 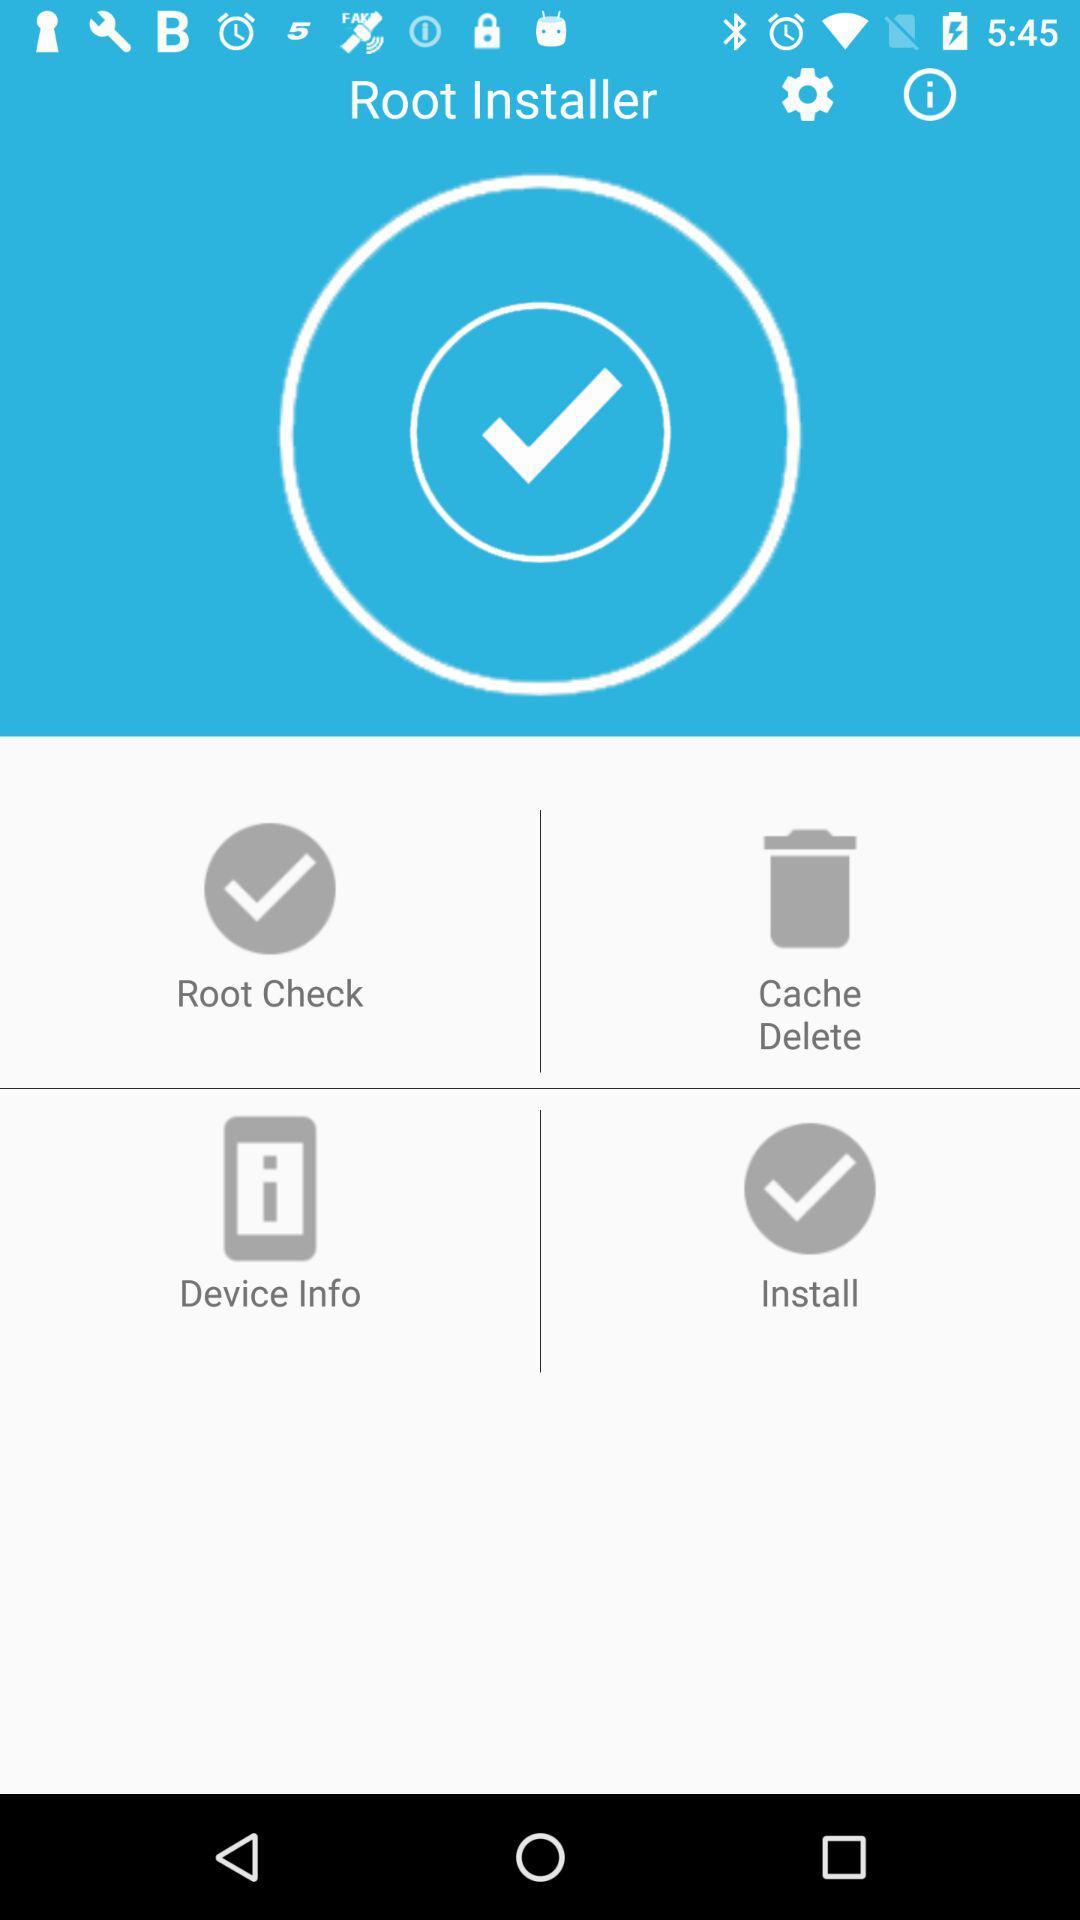 What do you see at coordinates (930, 93) in the screenshot?
I see `the info icon` at bounding box center [930, 93].